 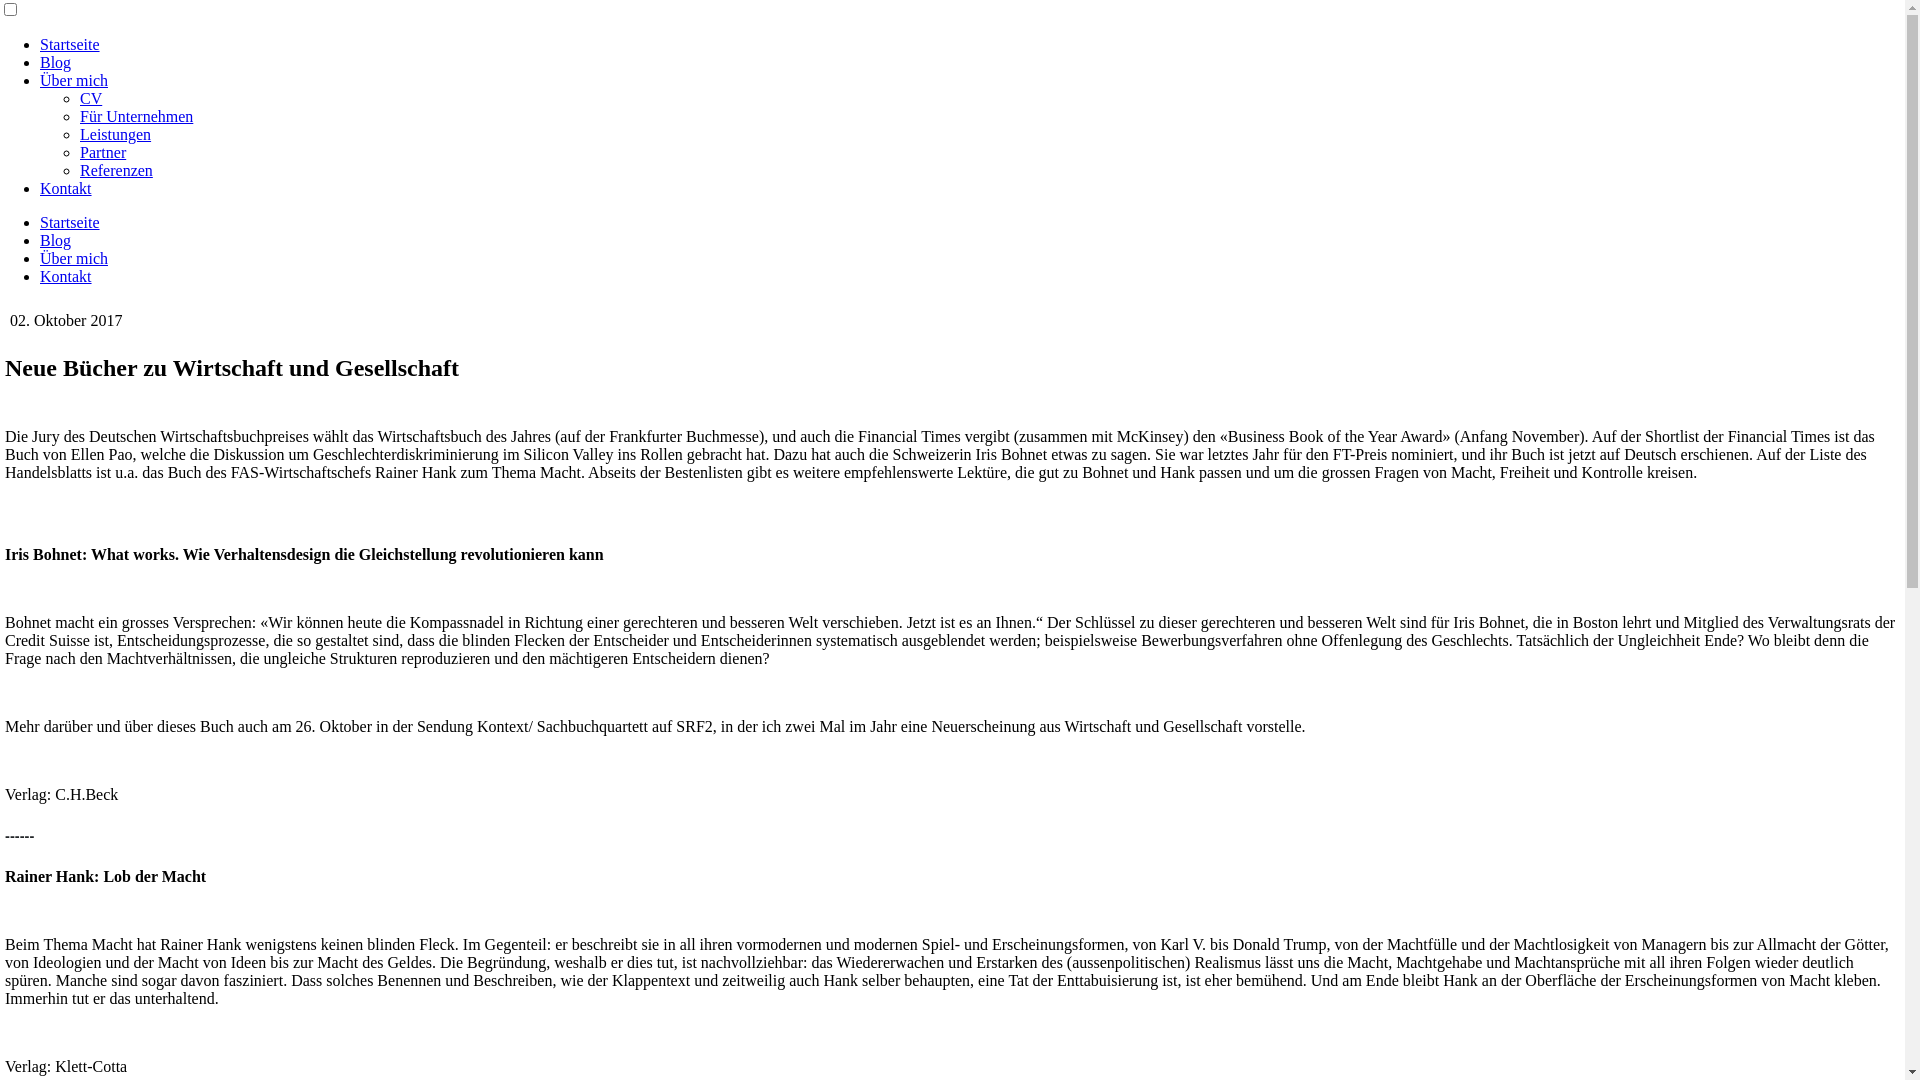 What do you see at coordinates (80, 98) in the screenshot?
I see `'CV'` at bounding box center [80, 98].